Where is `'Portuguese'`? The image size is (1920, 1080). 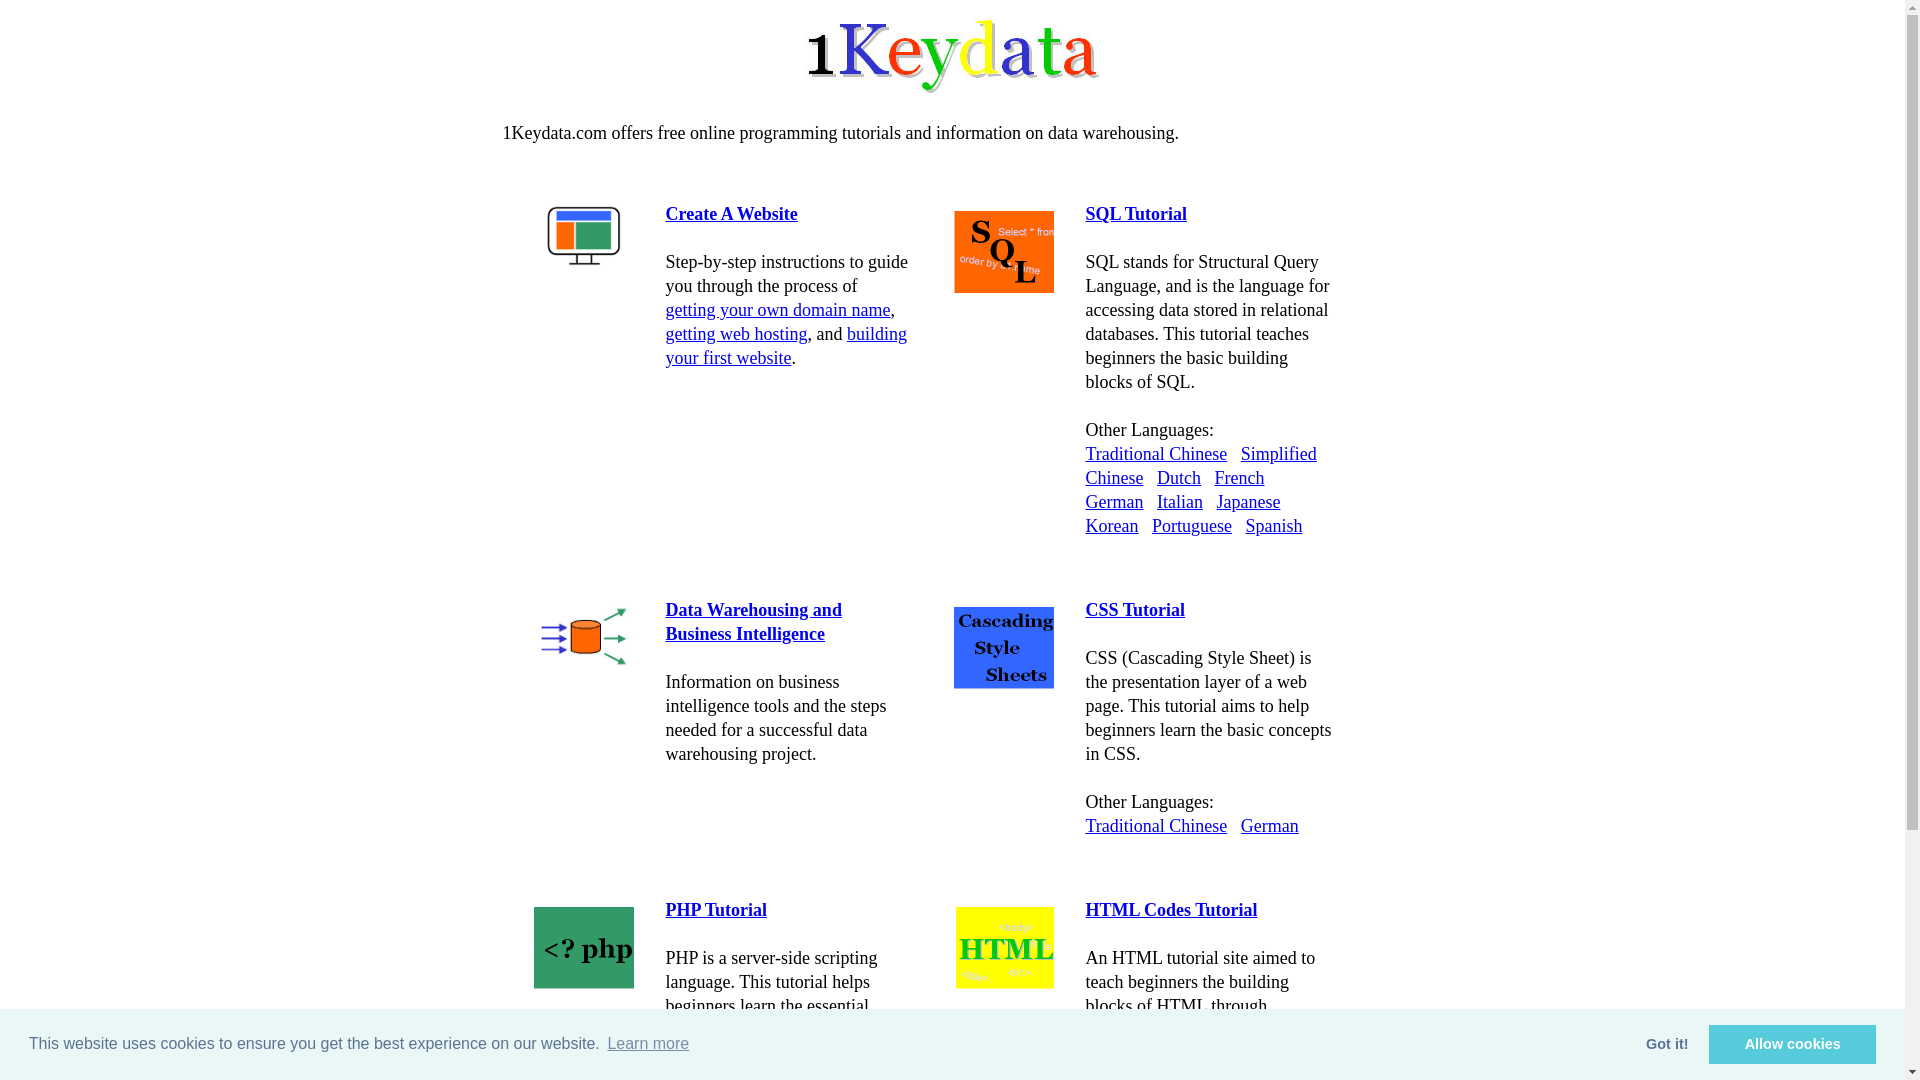
'Portuguese' is located at coordinates (1191, 524).